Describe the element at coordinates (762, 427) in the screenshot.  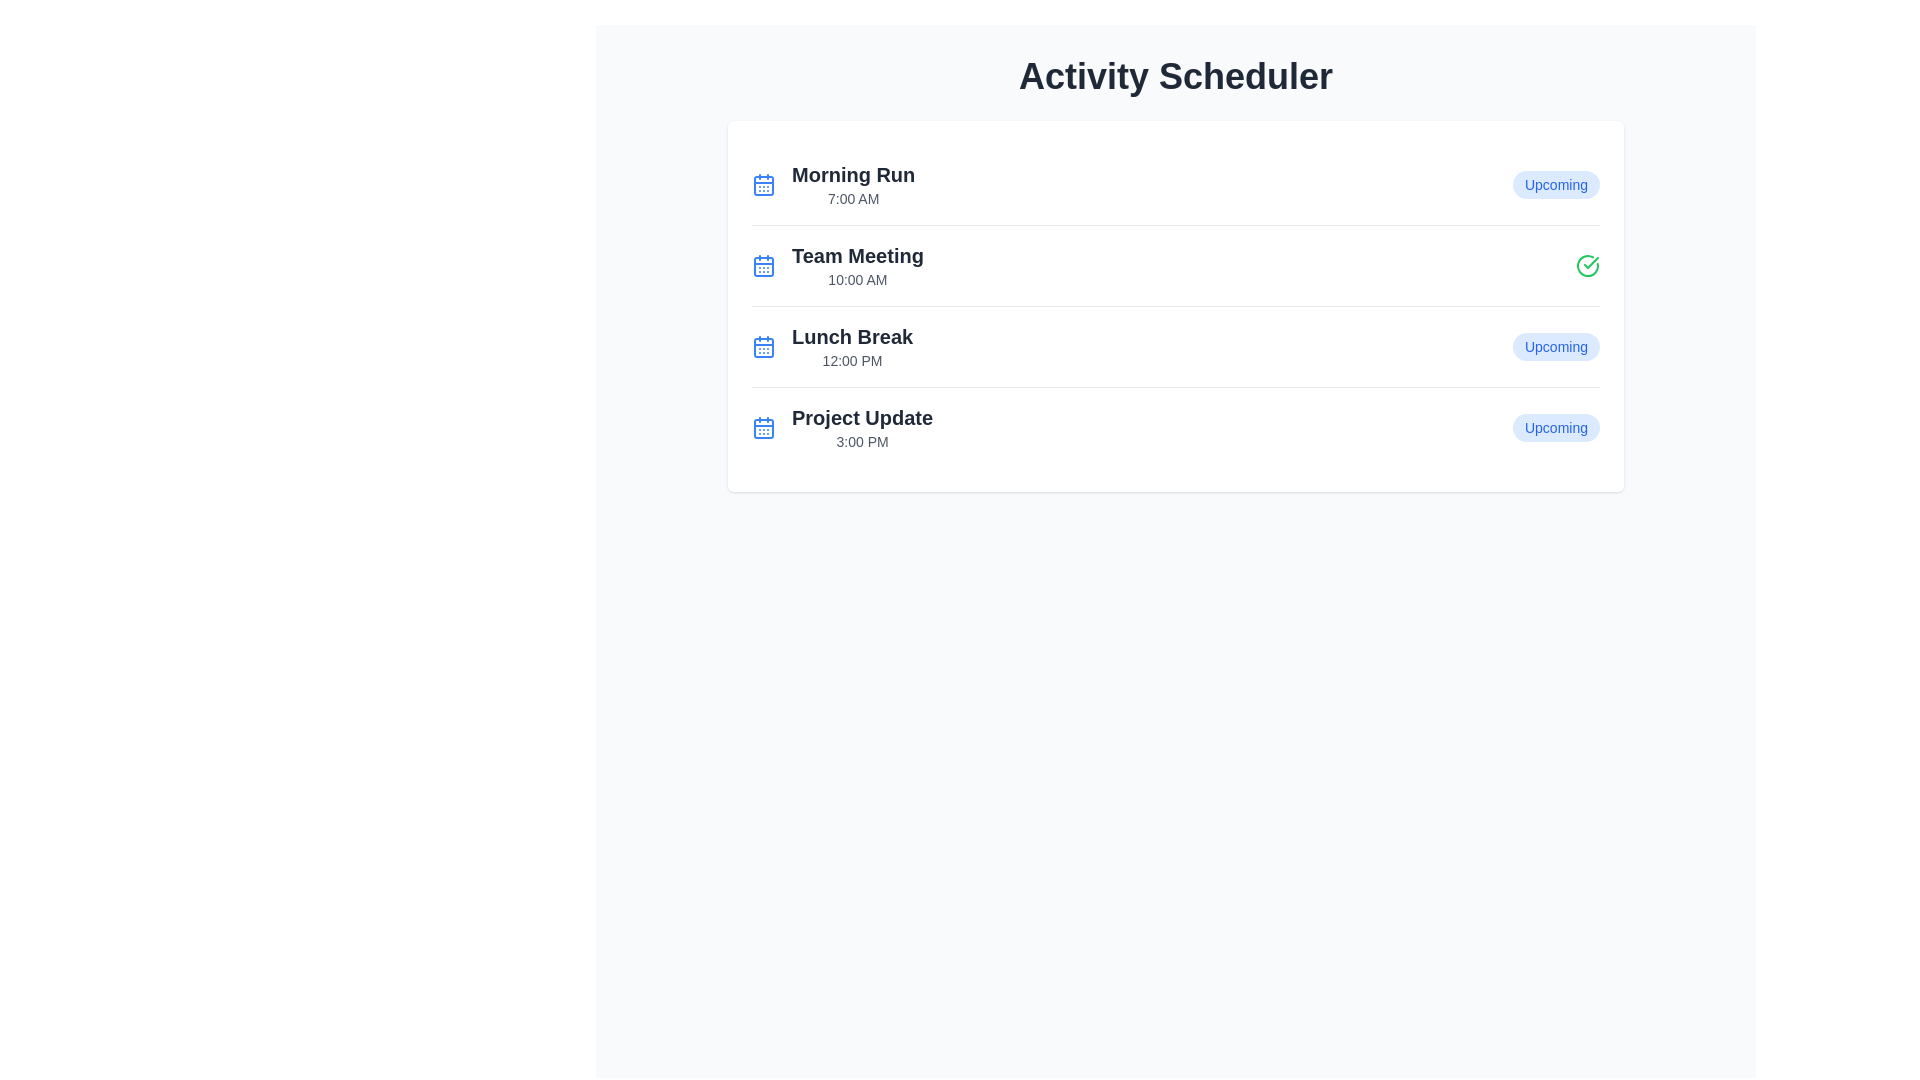
I see `the central SVG shape within the calendar icon, which is located to the left of the 'Project Update' entry` at that location.